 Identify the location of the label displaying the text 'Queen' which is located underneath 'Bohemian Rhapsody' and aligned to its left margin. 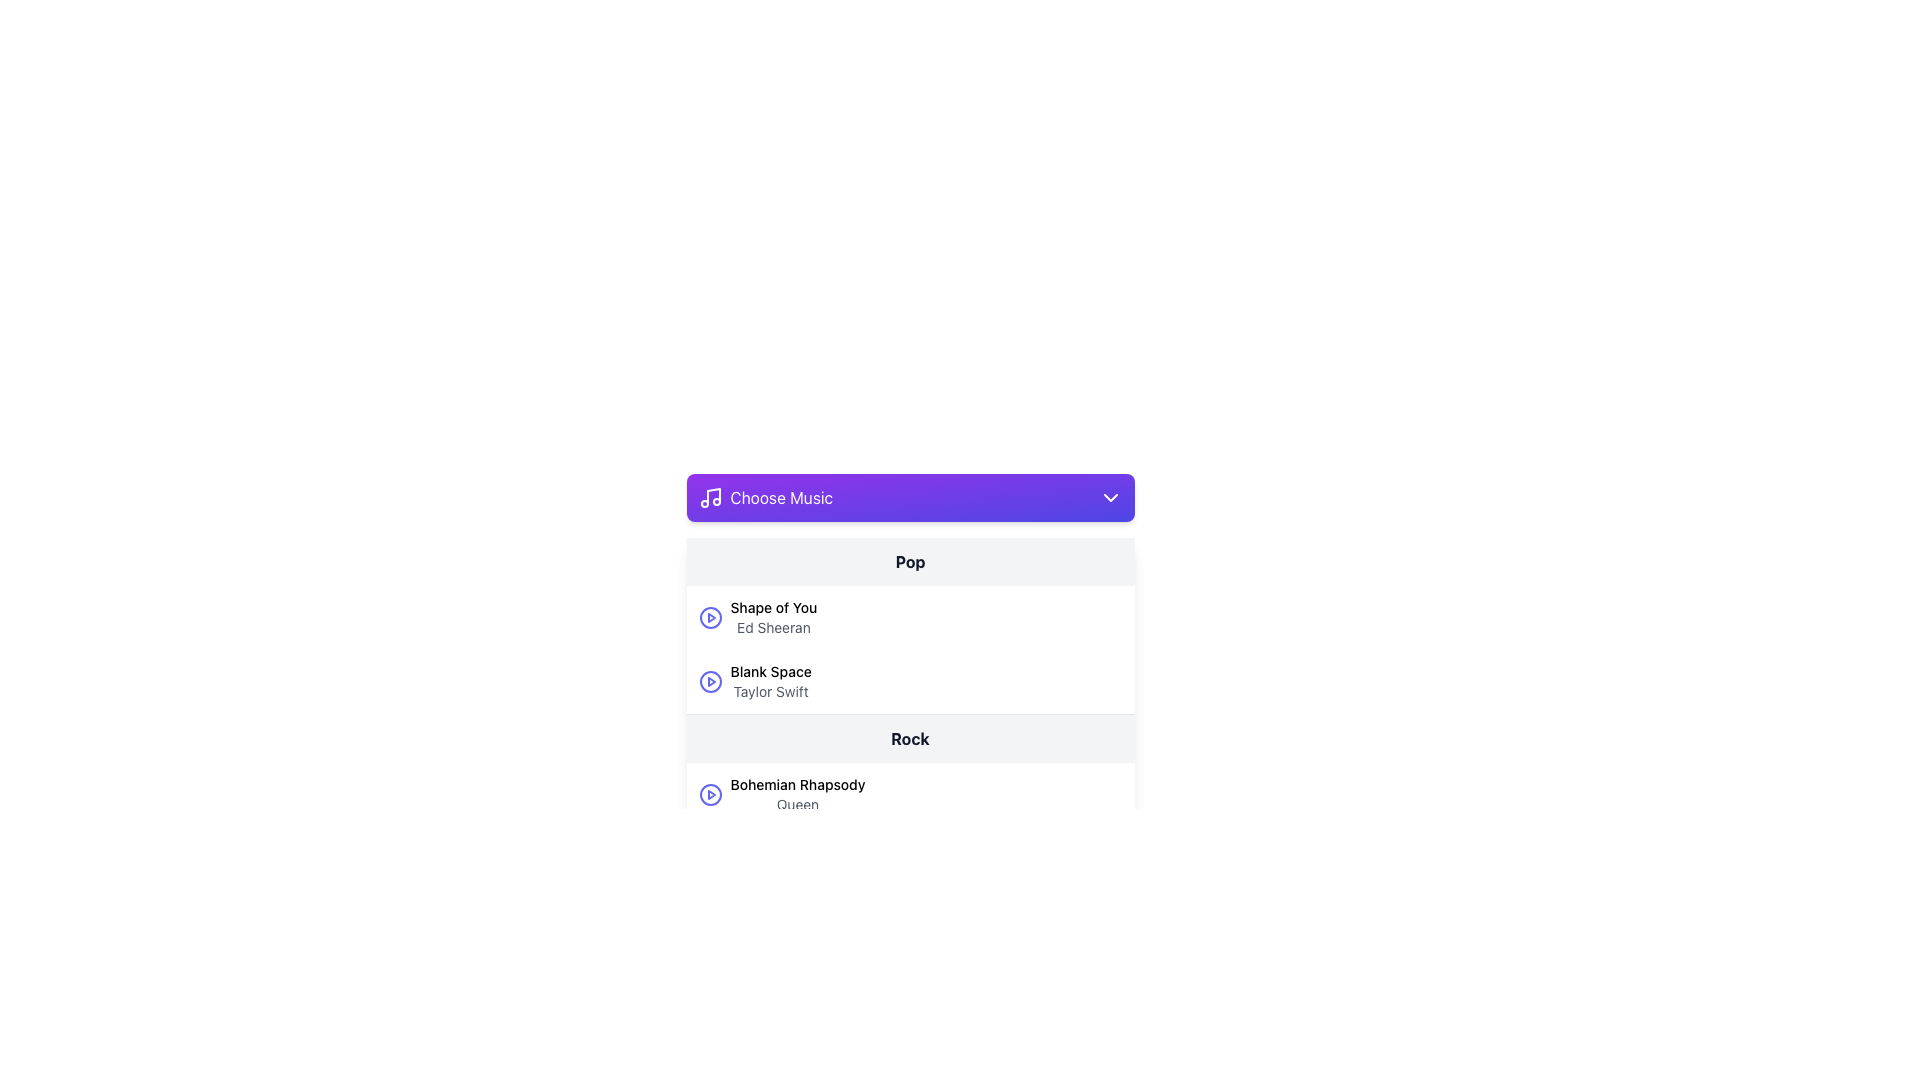
(796, 804).